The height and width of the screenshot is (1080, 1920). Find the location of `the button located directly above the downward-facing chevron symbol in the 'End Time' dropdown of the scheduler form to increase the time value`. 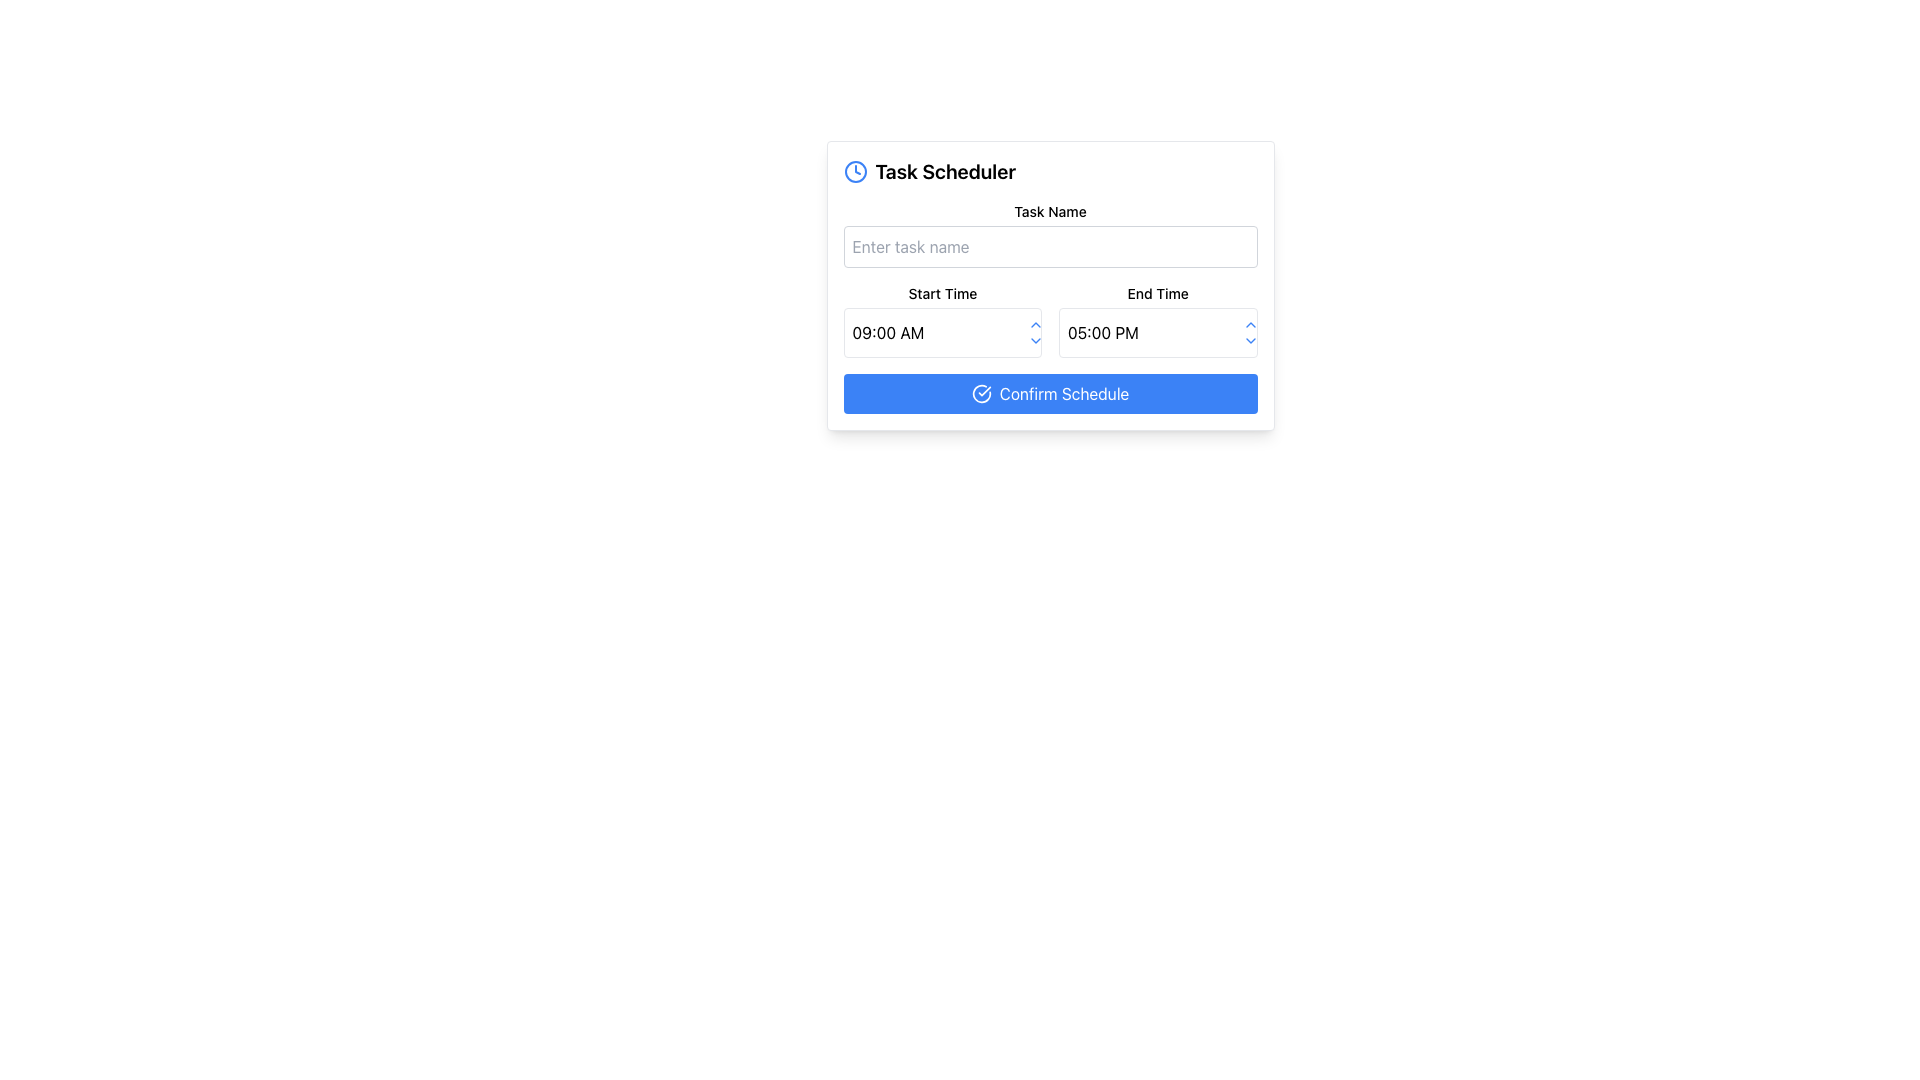

the button located directly above the downward-facing chevron symbol in the 'End Time' dropdown of the scheduler form to increase the time value is located at coordinates (1249, 323).